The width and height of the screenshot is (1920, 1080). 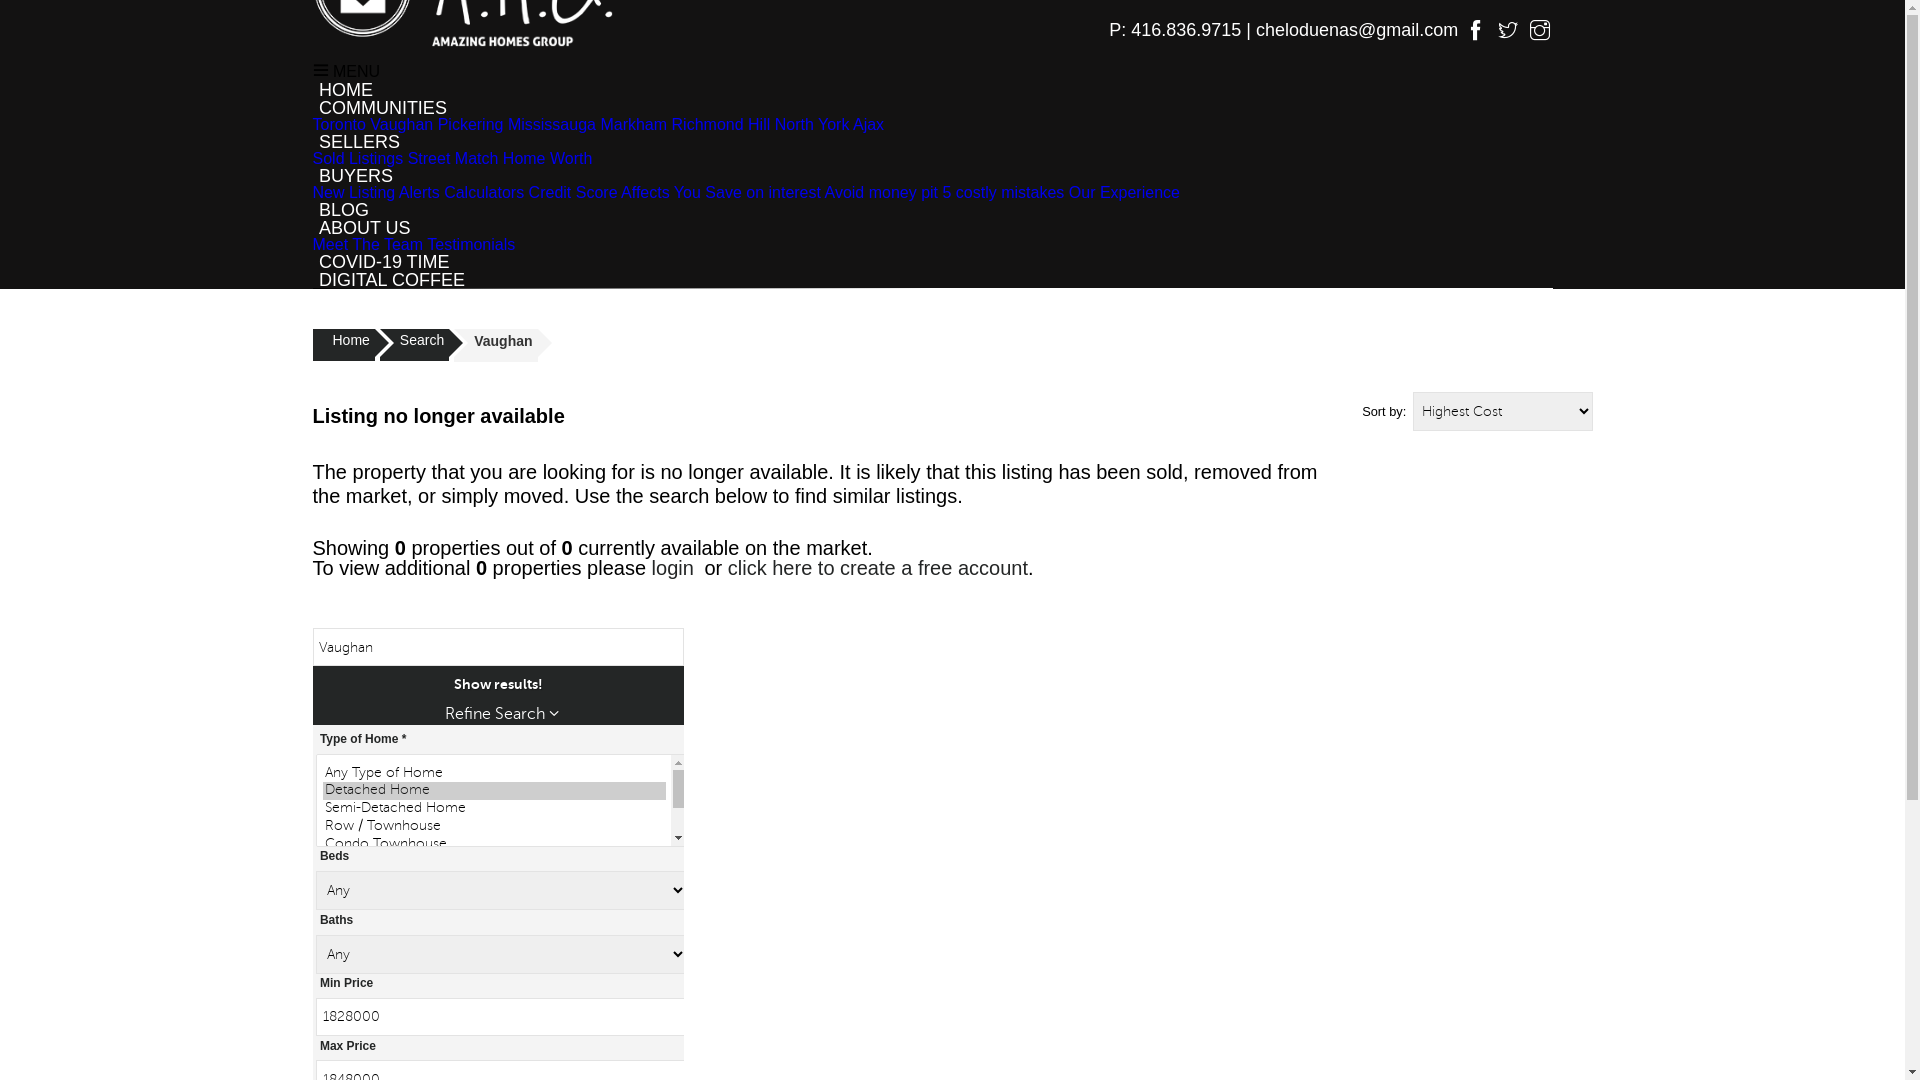 I want to click on 'BUYERS', so click(x=355, y=175).